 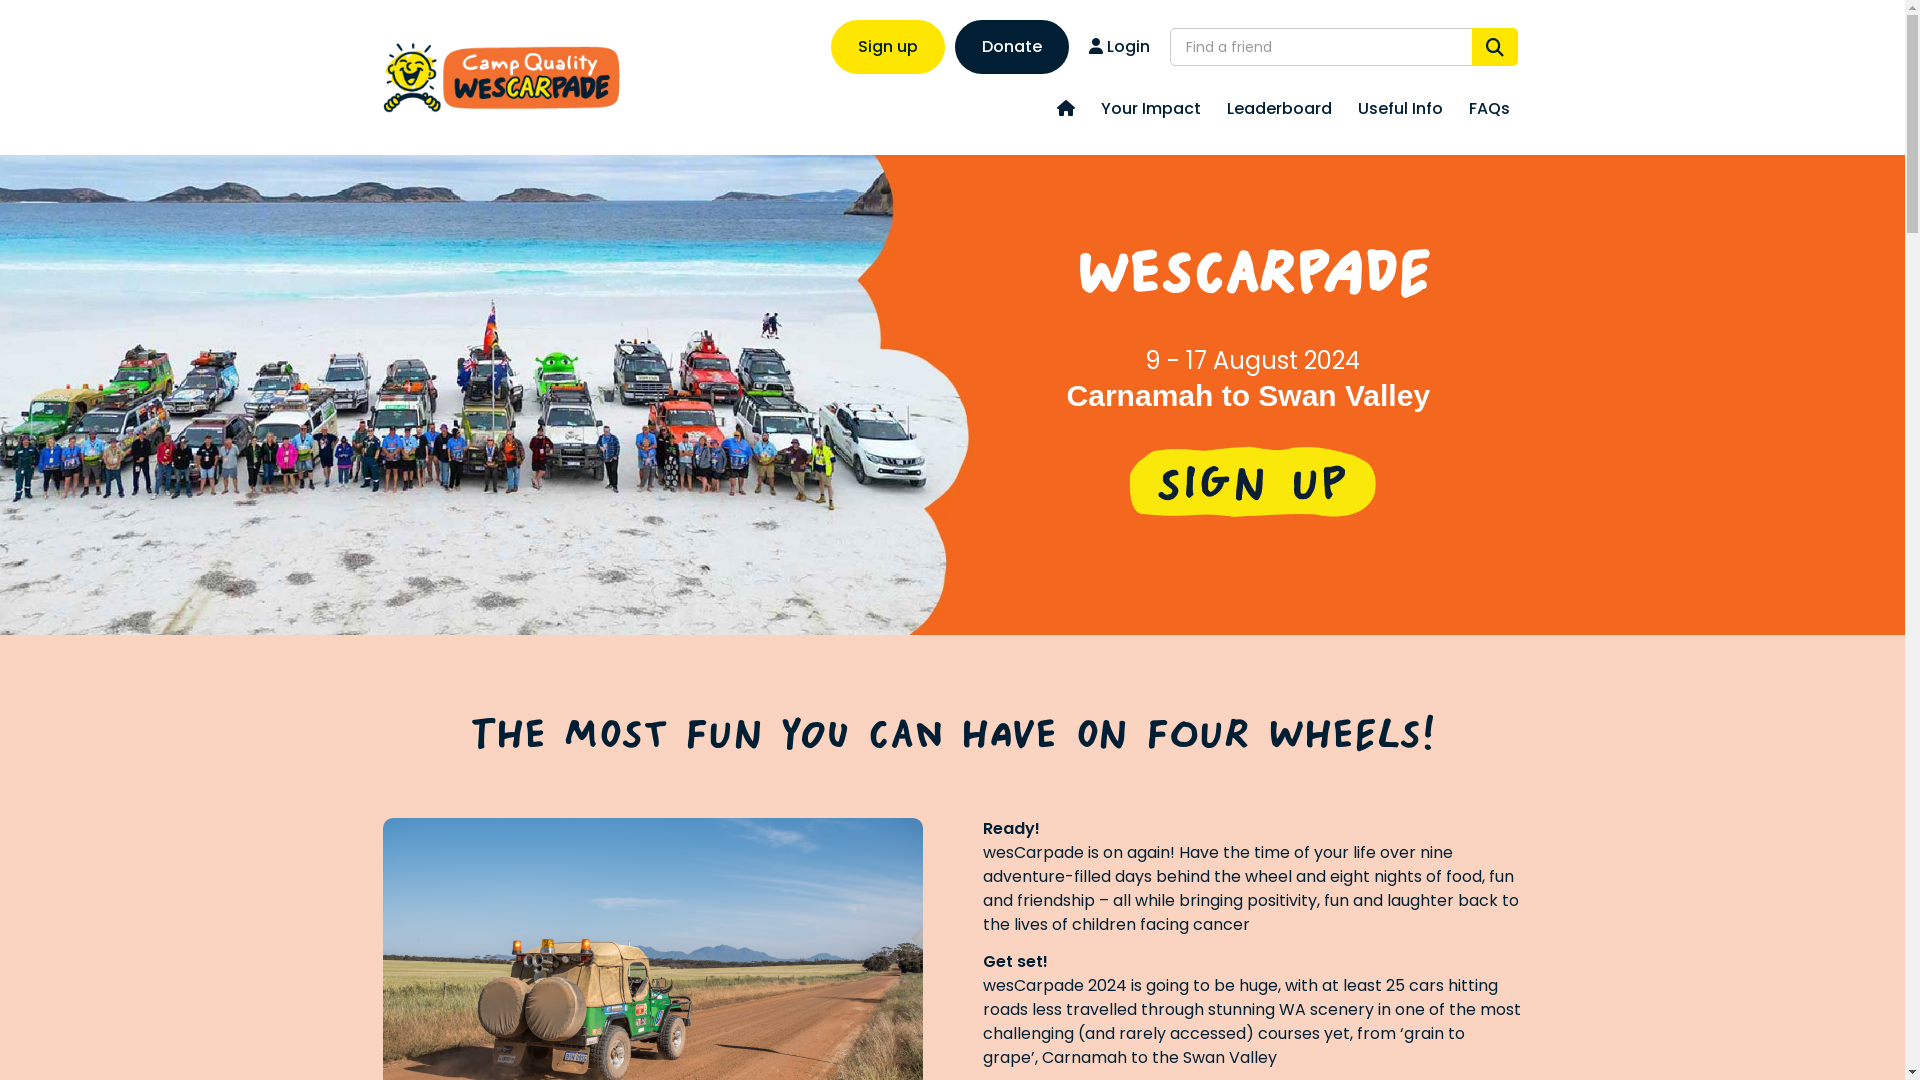 What do you see at coordinates (1087, 109) in the screenshot?
I see `'Your Impact'` at bounding box center [1087, 109].